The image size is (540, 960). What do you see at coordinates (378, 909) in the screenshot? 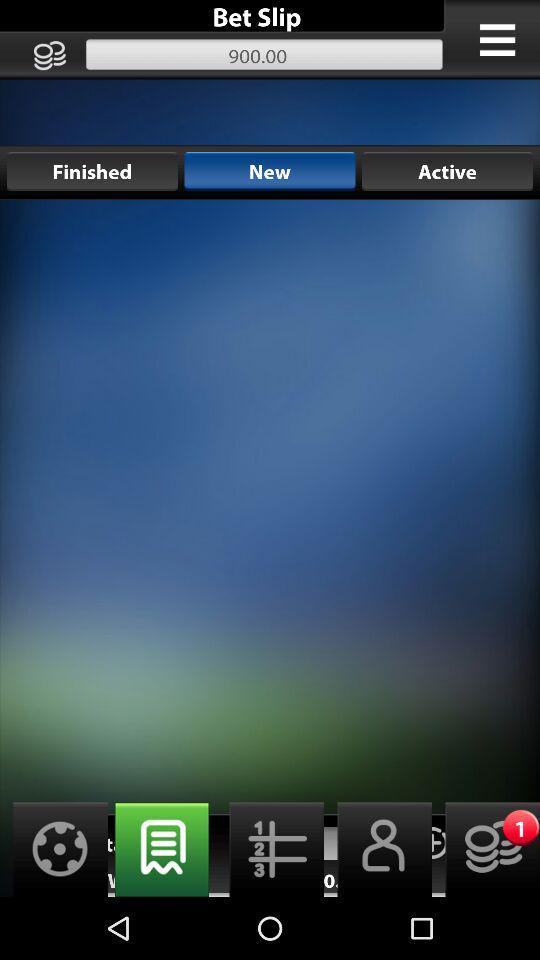
I see `the avatar icon` at bounding box center [378, 909].